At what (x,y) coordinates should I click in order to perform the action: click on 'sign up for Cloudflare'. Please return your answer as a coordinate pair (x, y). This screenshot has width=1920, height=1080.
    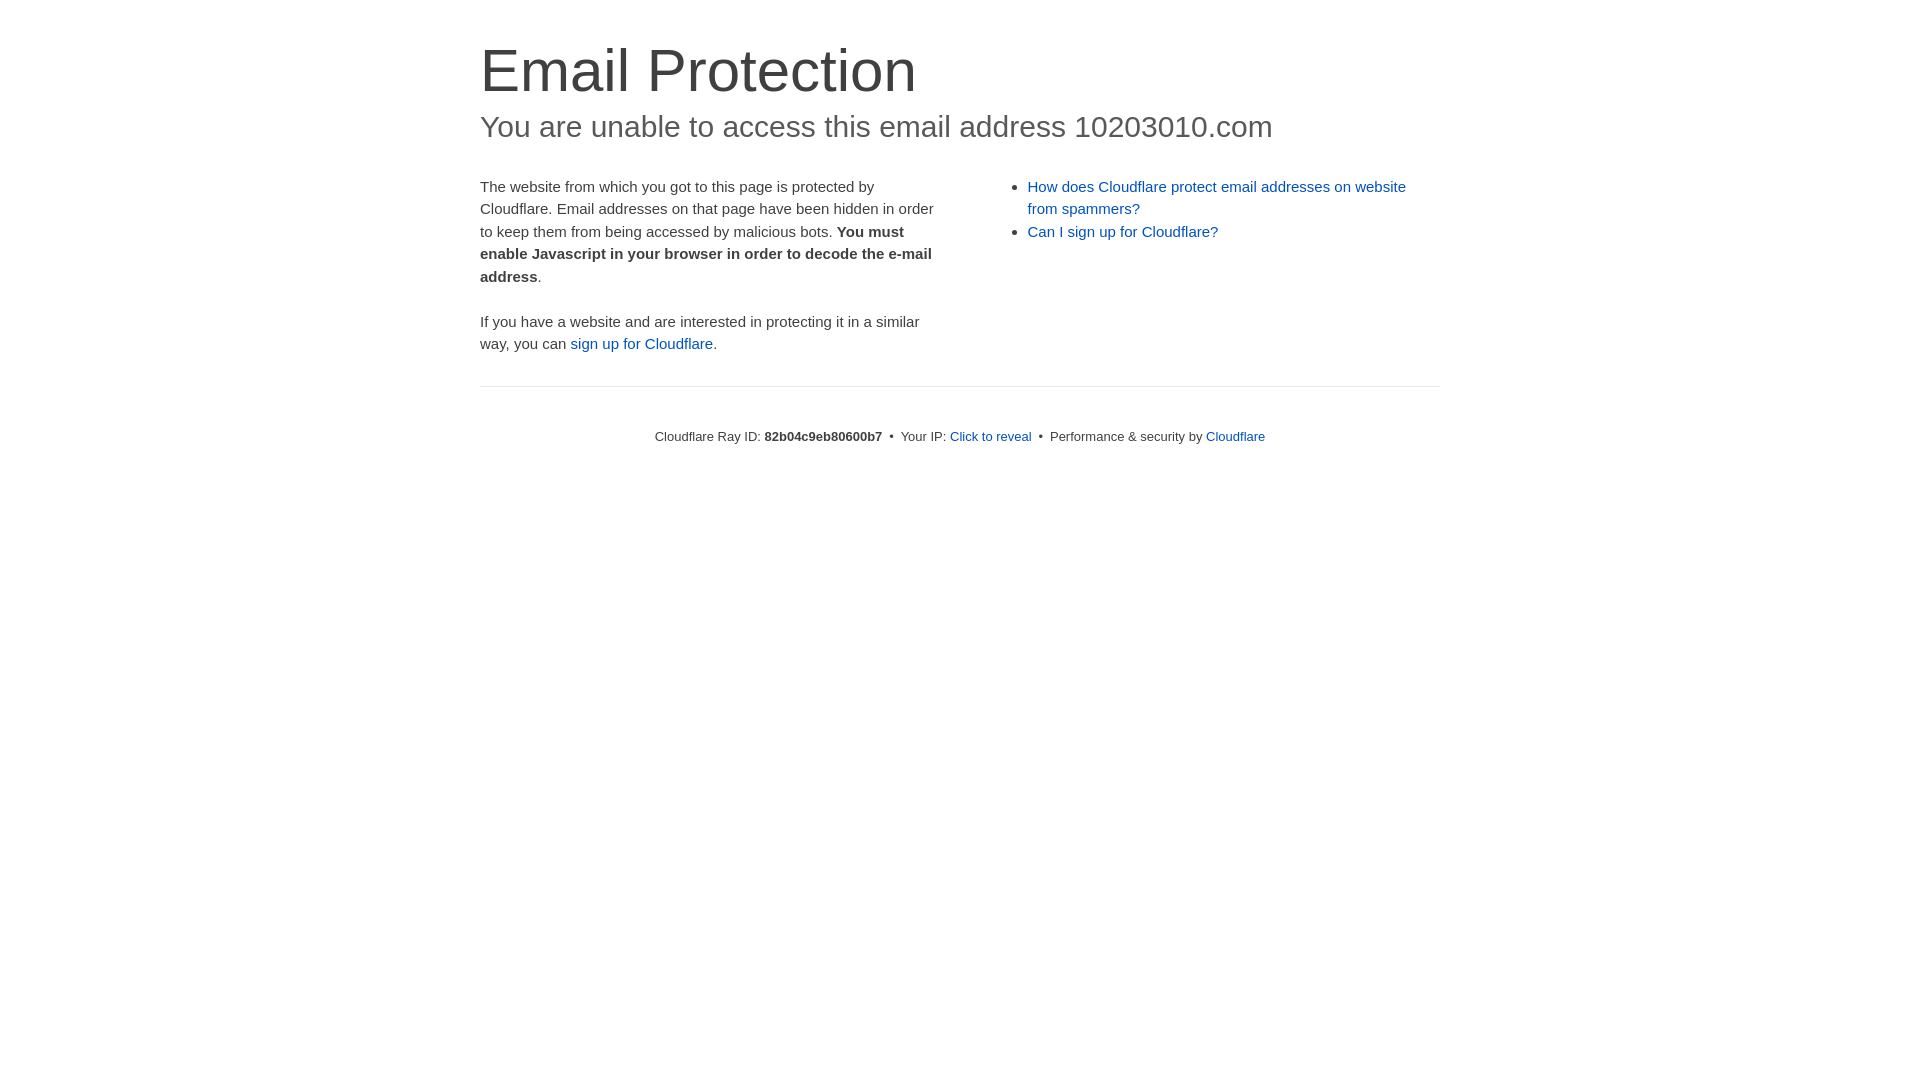
    Looking at the image, I should click on (642, 342).